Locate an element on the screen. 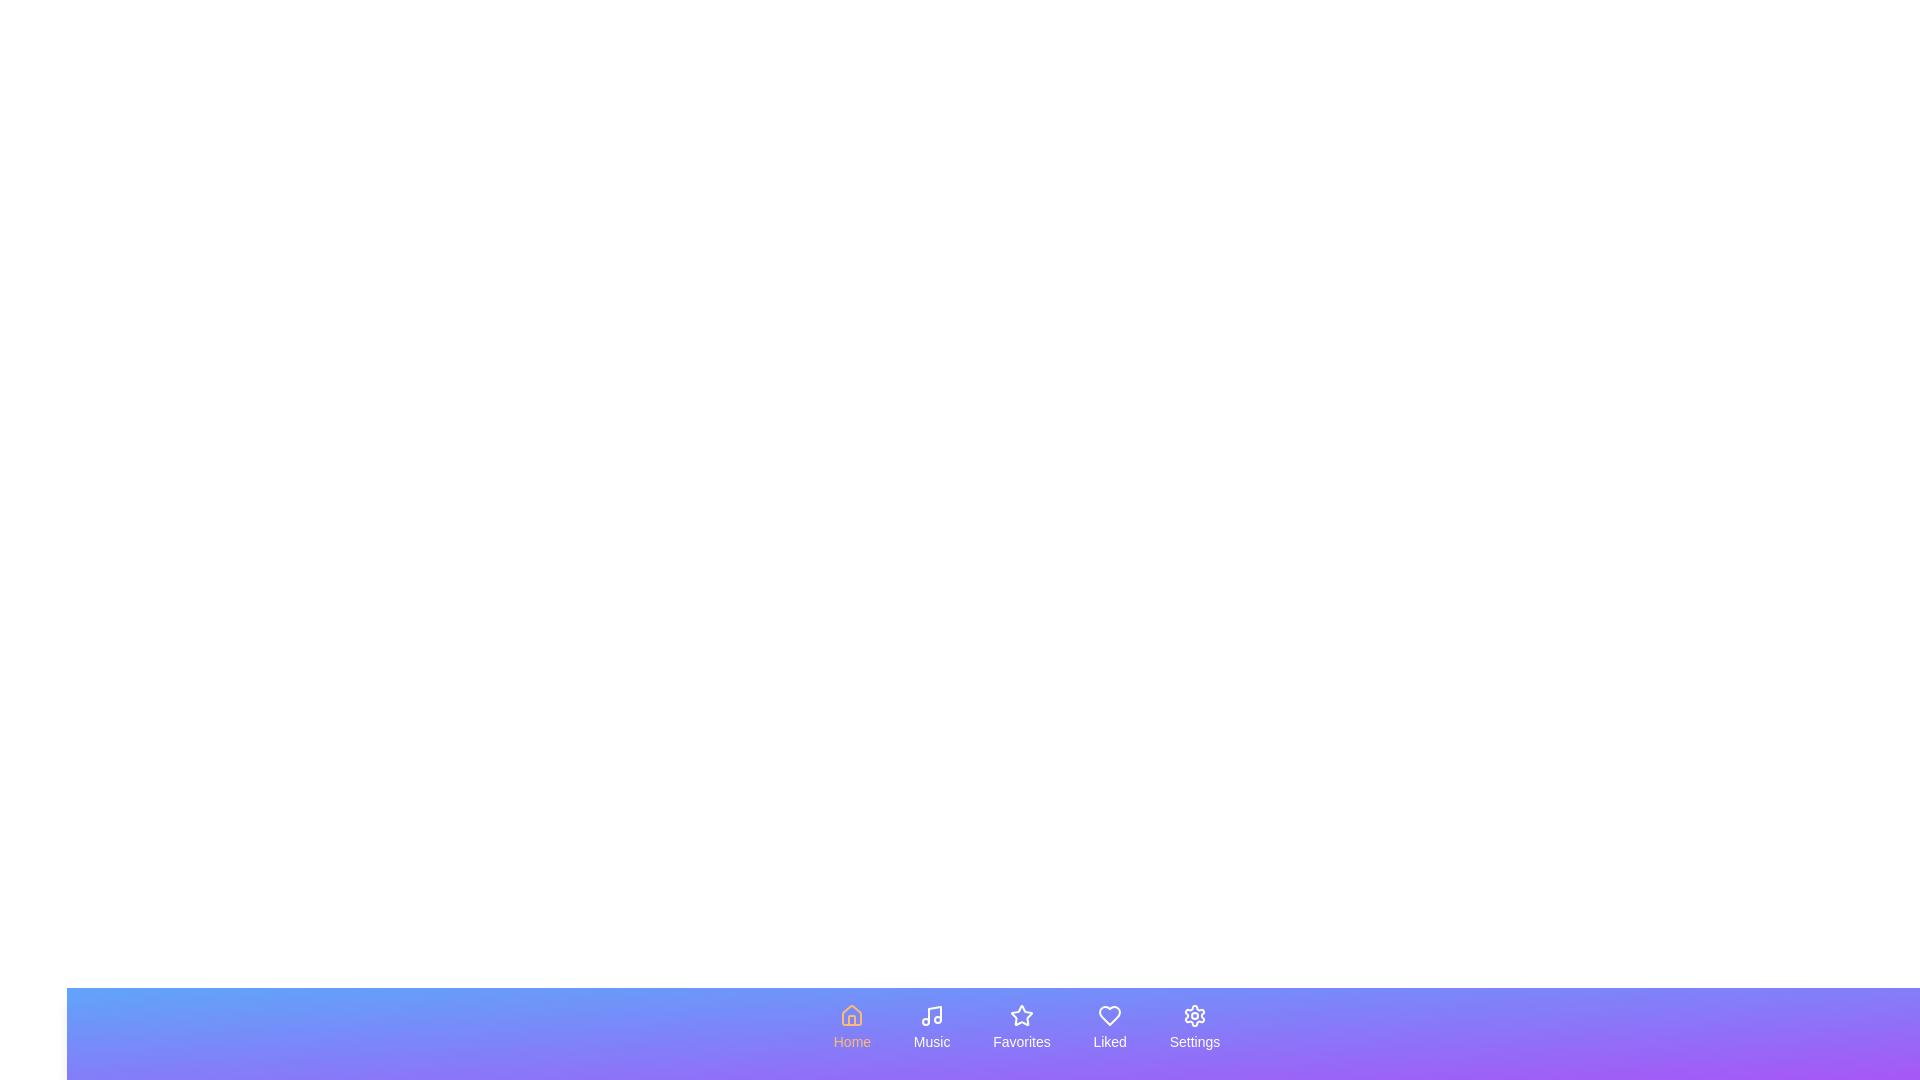  the tab item labeled Settings to observe its hover effect is located at coordinates (1195, 1028).